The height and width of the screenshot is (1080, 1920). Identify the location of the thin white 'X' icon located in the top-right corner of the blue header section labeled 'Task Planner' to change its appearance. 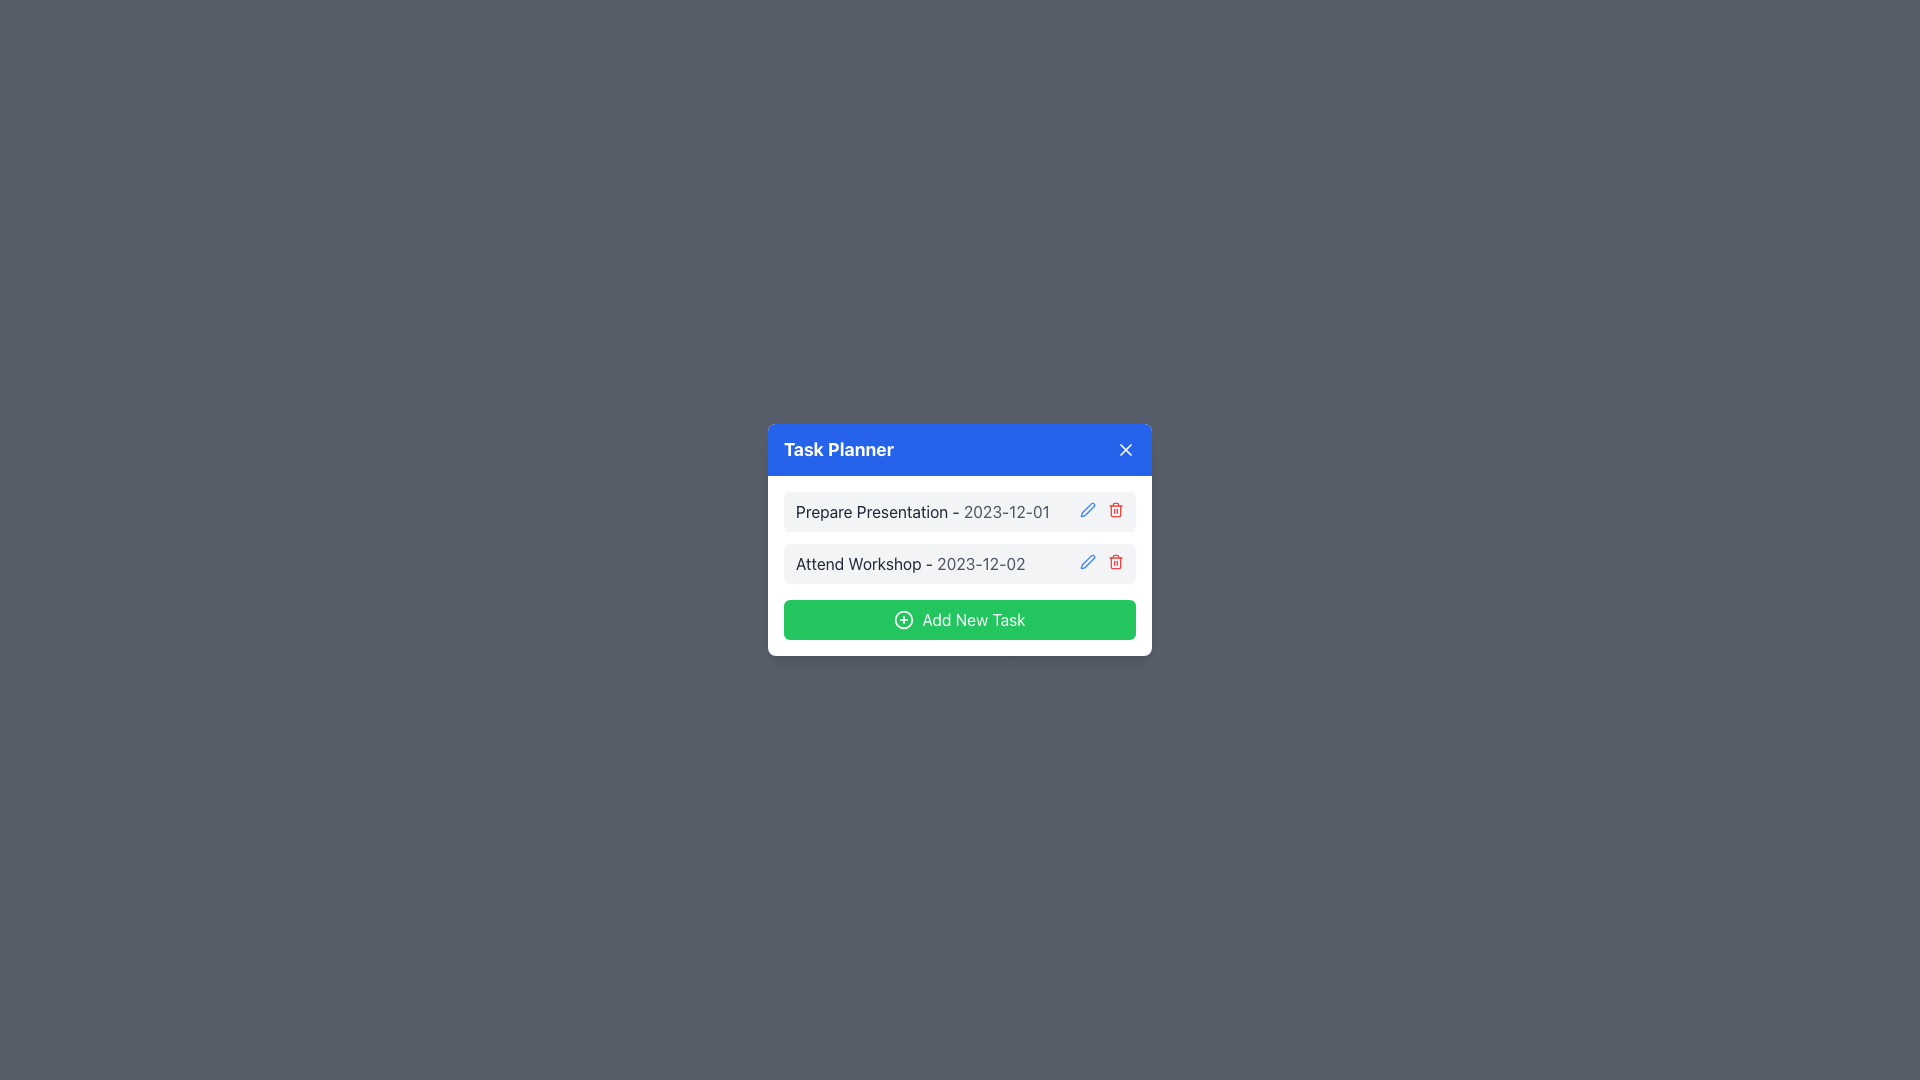
(1126, 450).